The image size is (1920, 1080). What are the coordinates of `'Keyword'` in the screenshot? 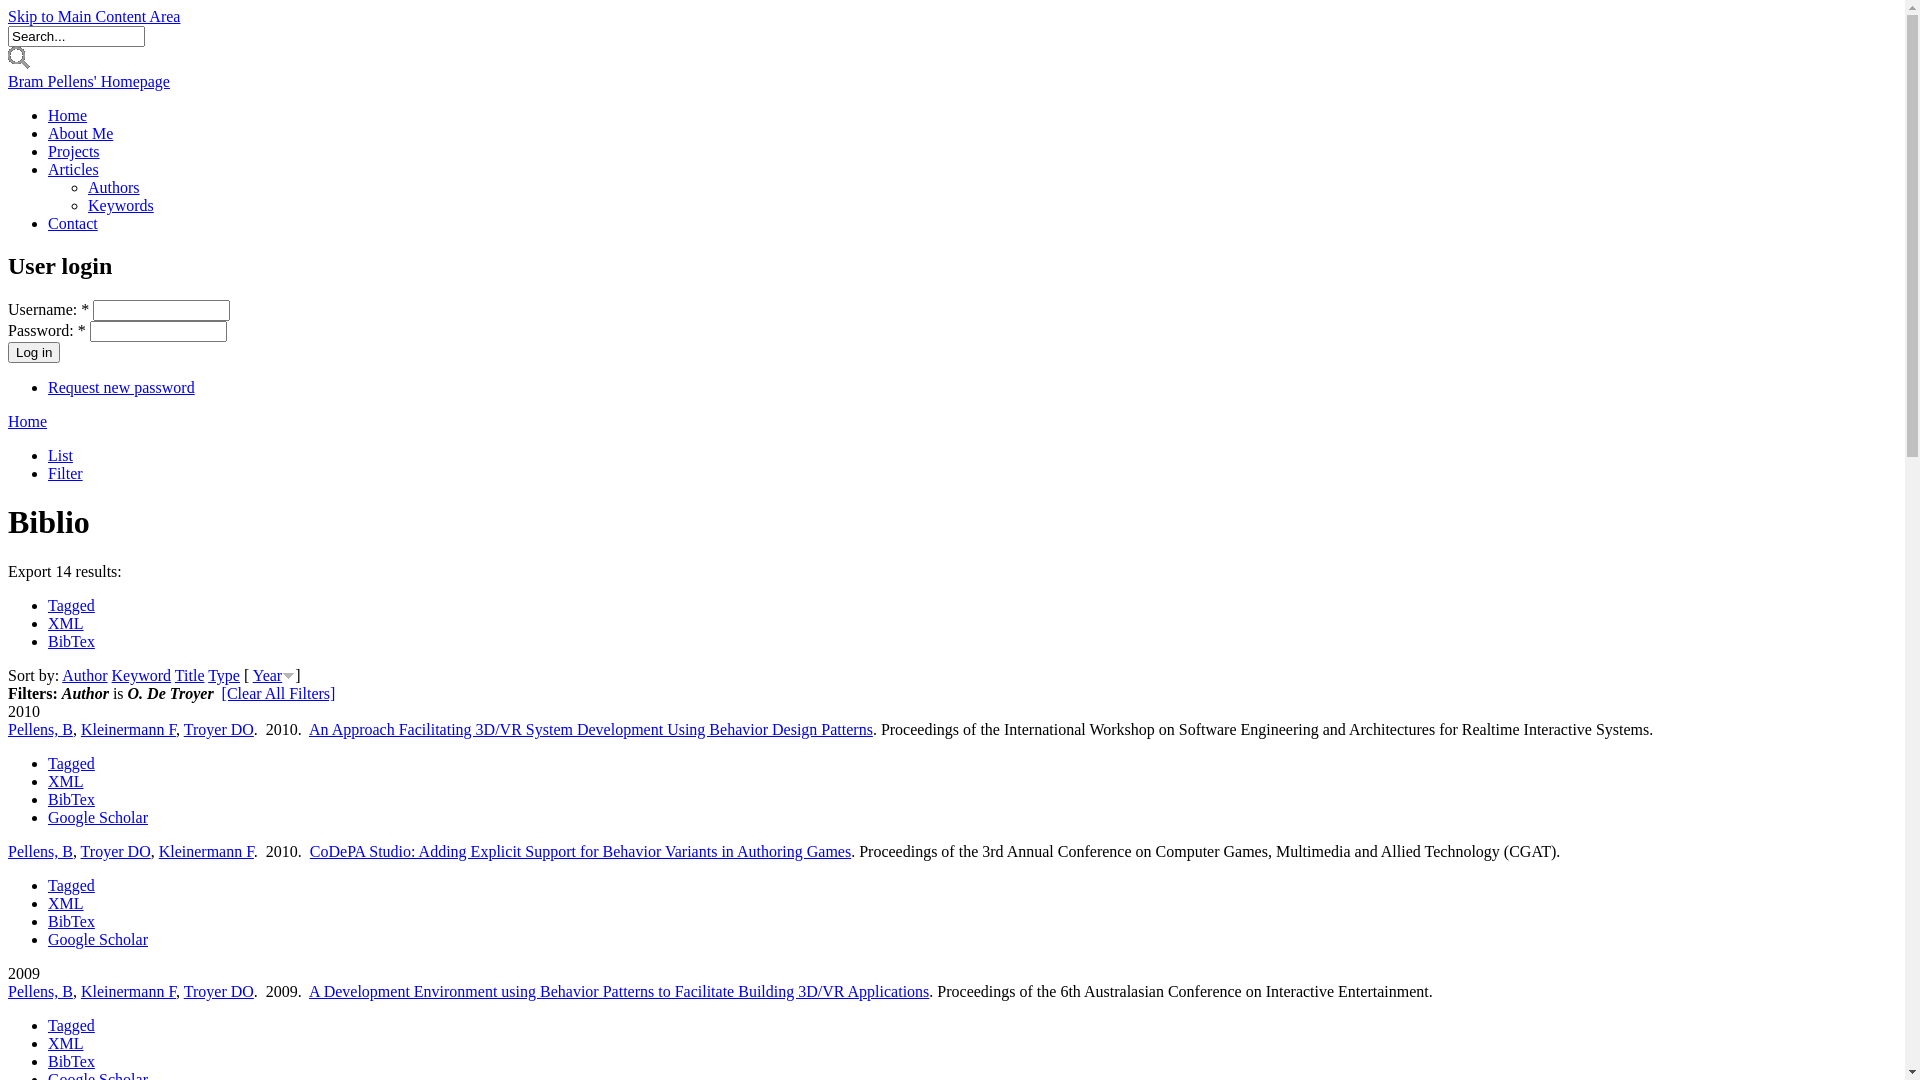 It's located at (141, 675).